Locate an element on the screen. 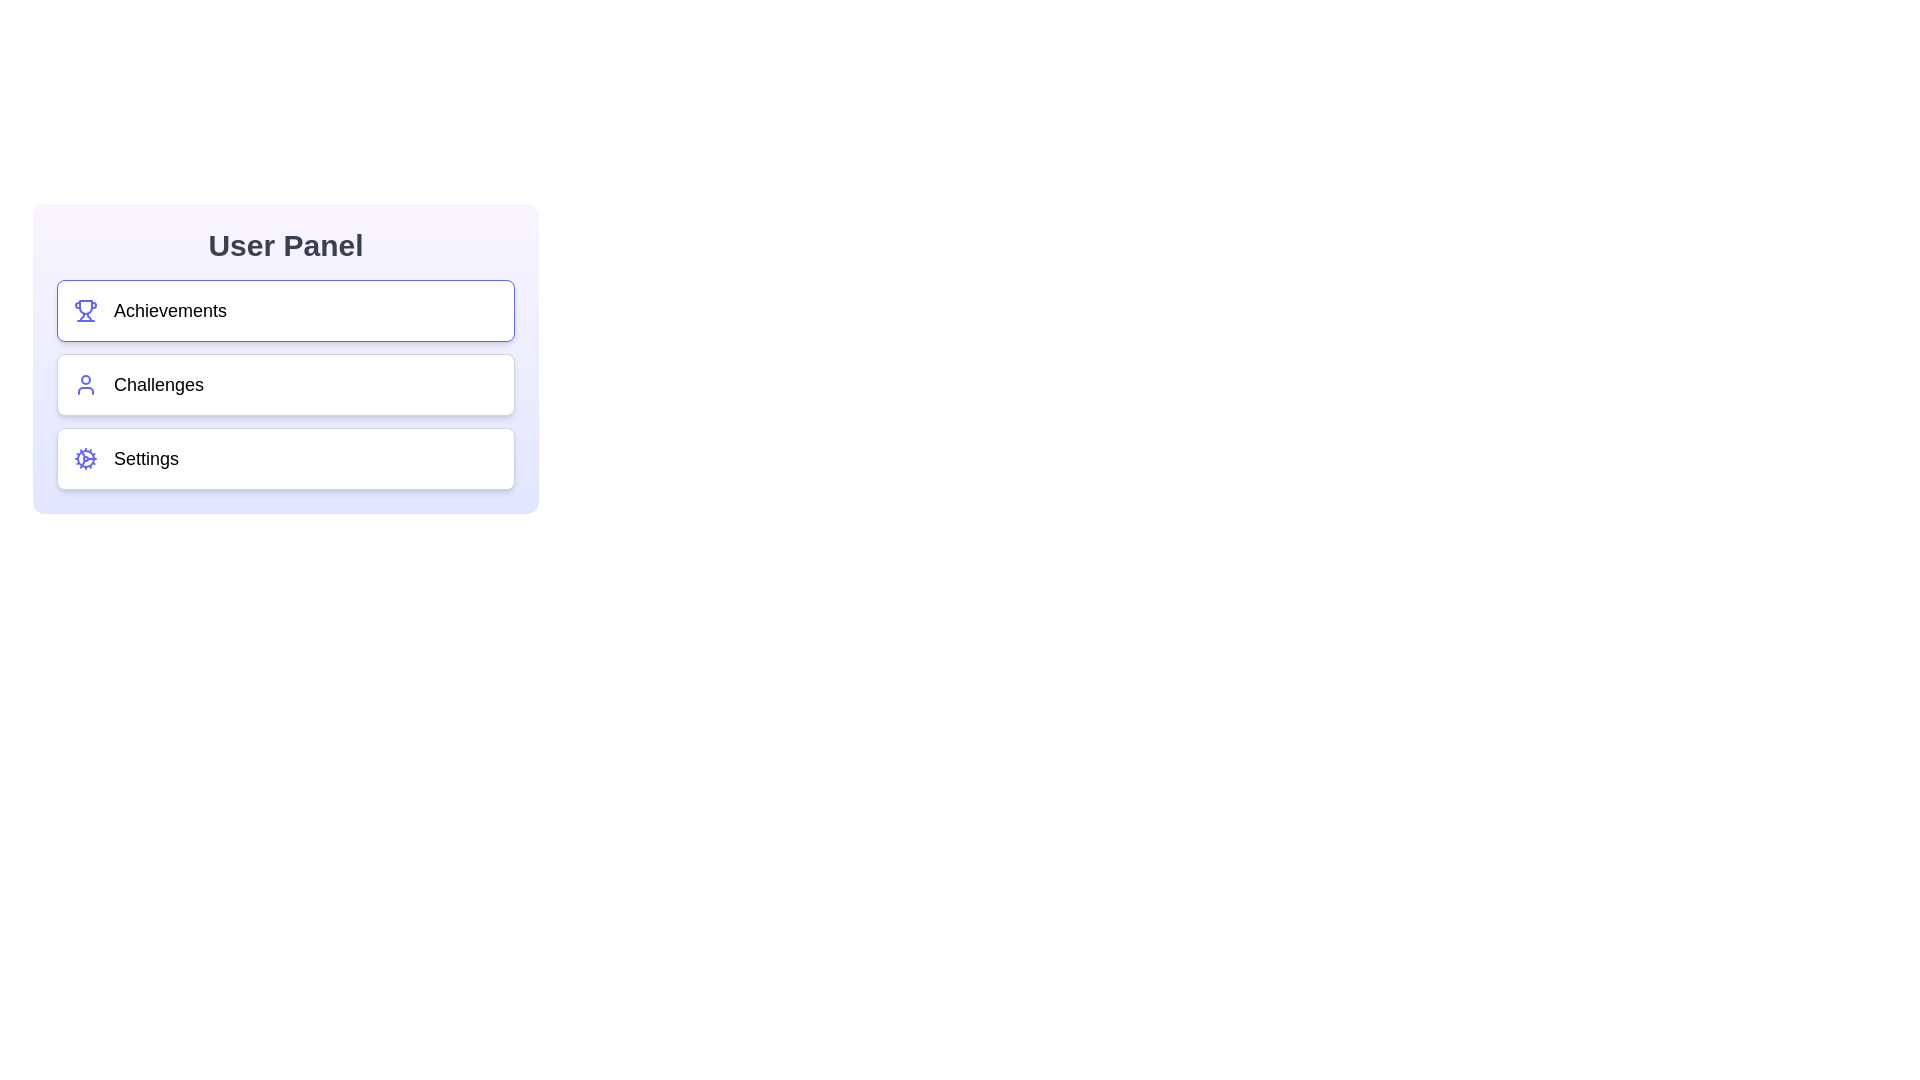 The image size is (1920, 1080). the button corresponding to the section Settings to activate it is located at coordinates (305, 459).